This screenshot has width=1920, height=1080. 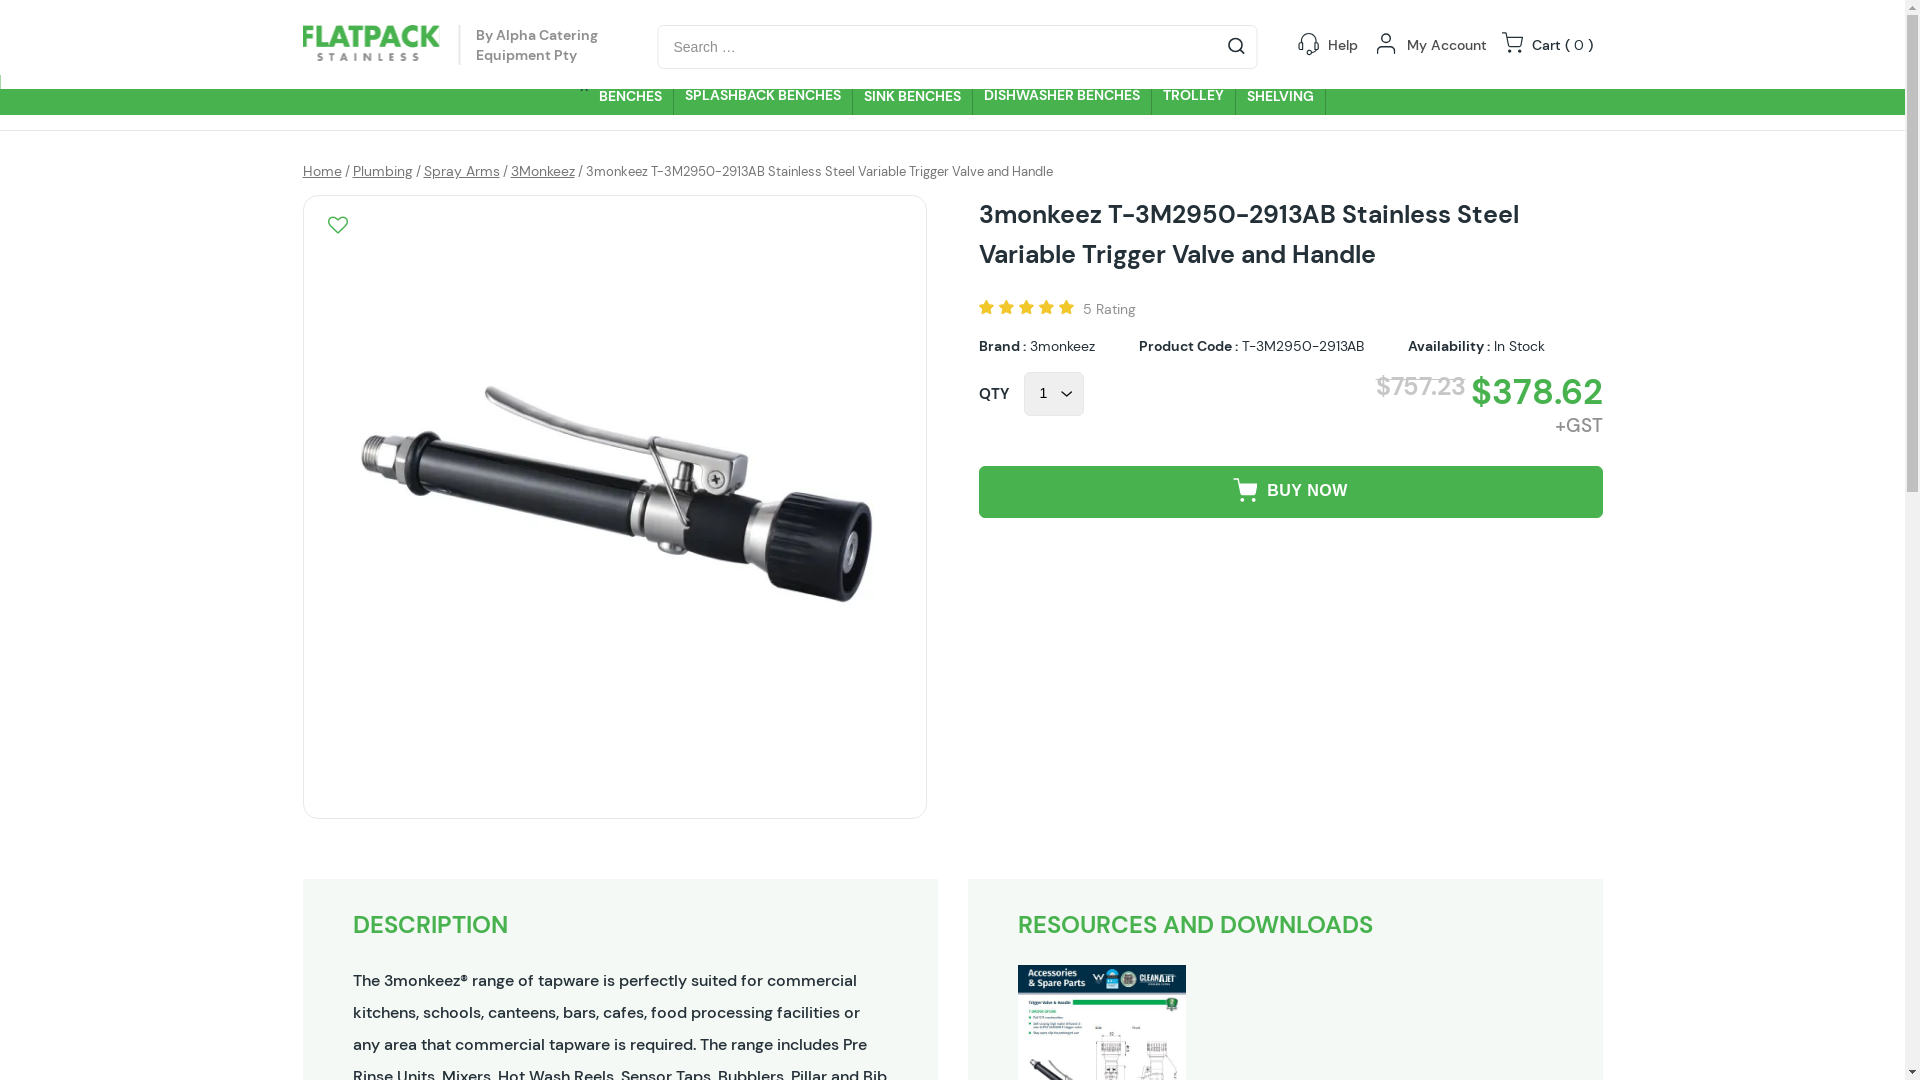 What do you see at coordinates (1060, 95) in the screenshot?
I see `'DISHWASHER BENCHES'` at bounding box center [1060, 95].